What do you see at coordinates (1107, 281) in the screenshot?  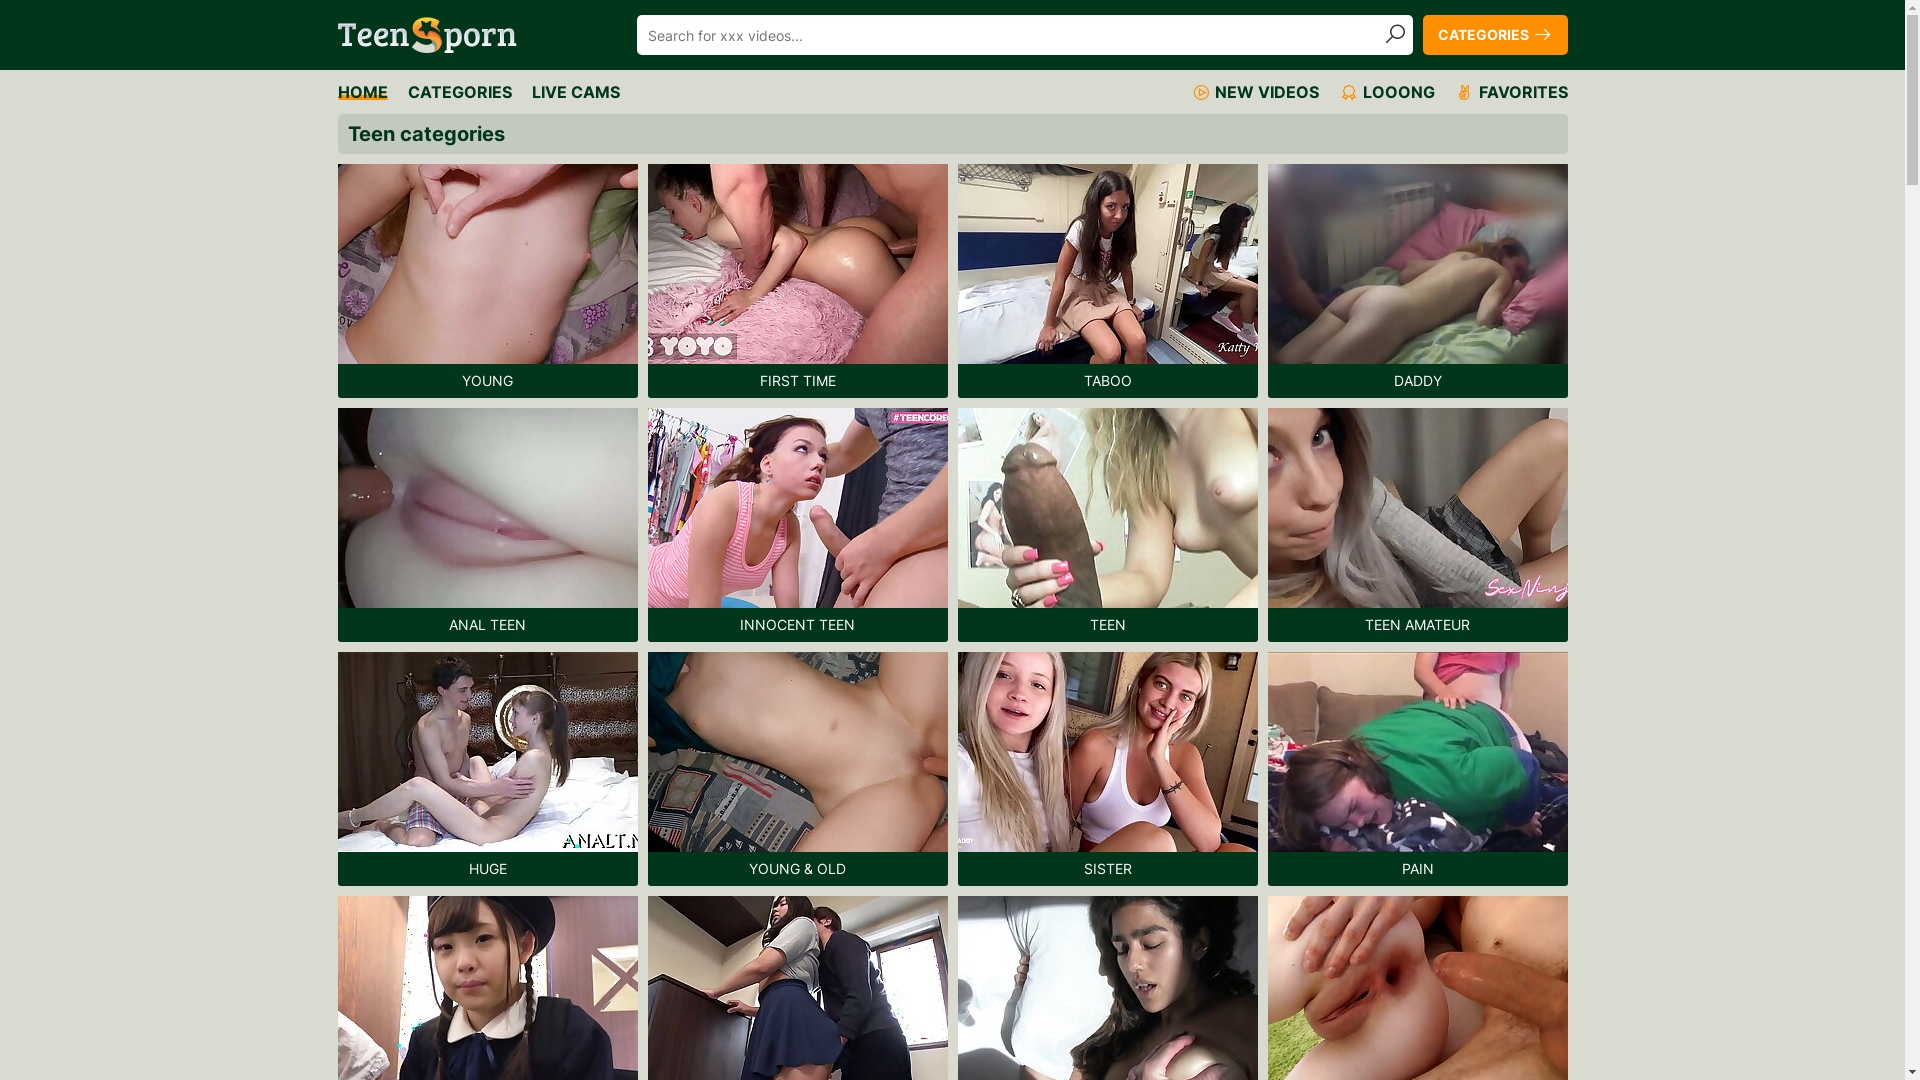 I see `'TABOO'` at bounding box center [1107, 281].